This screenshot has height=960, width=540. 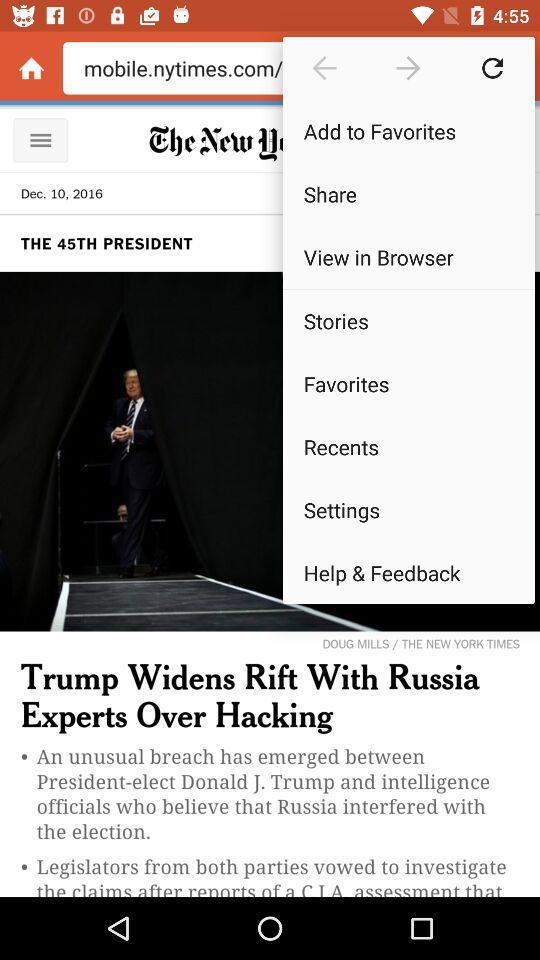 I want to click on the icon above the add to favorites item, so click(x=324, y=68).